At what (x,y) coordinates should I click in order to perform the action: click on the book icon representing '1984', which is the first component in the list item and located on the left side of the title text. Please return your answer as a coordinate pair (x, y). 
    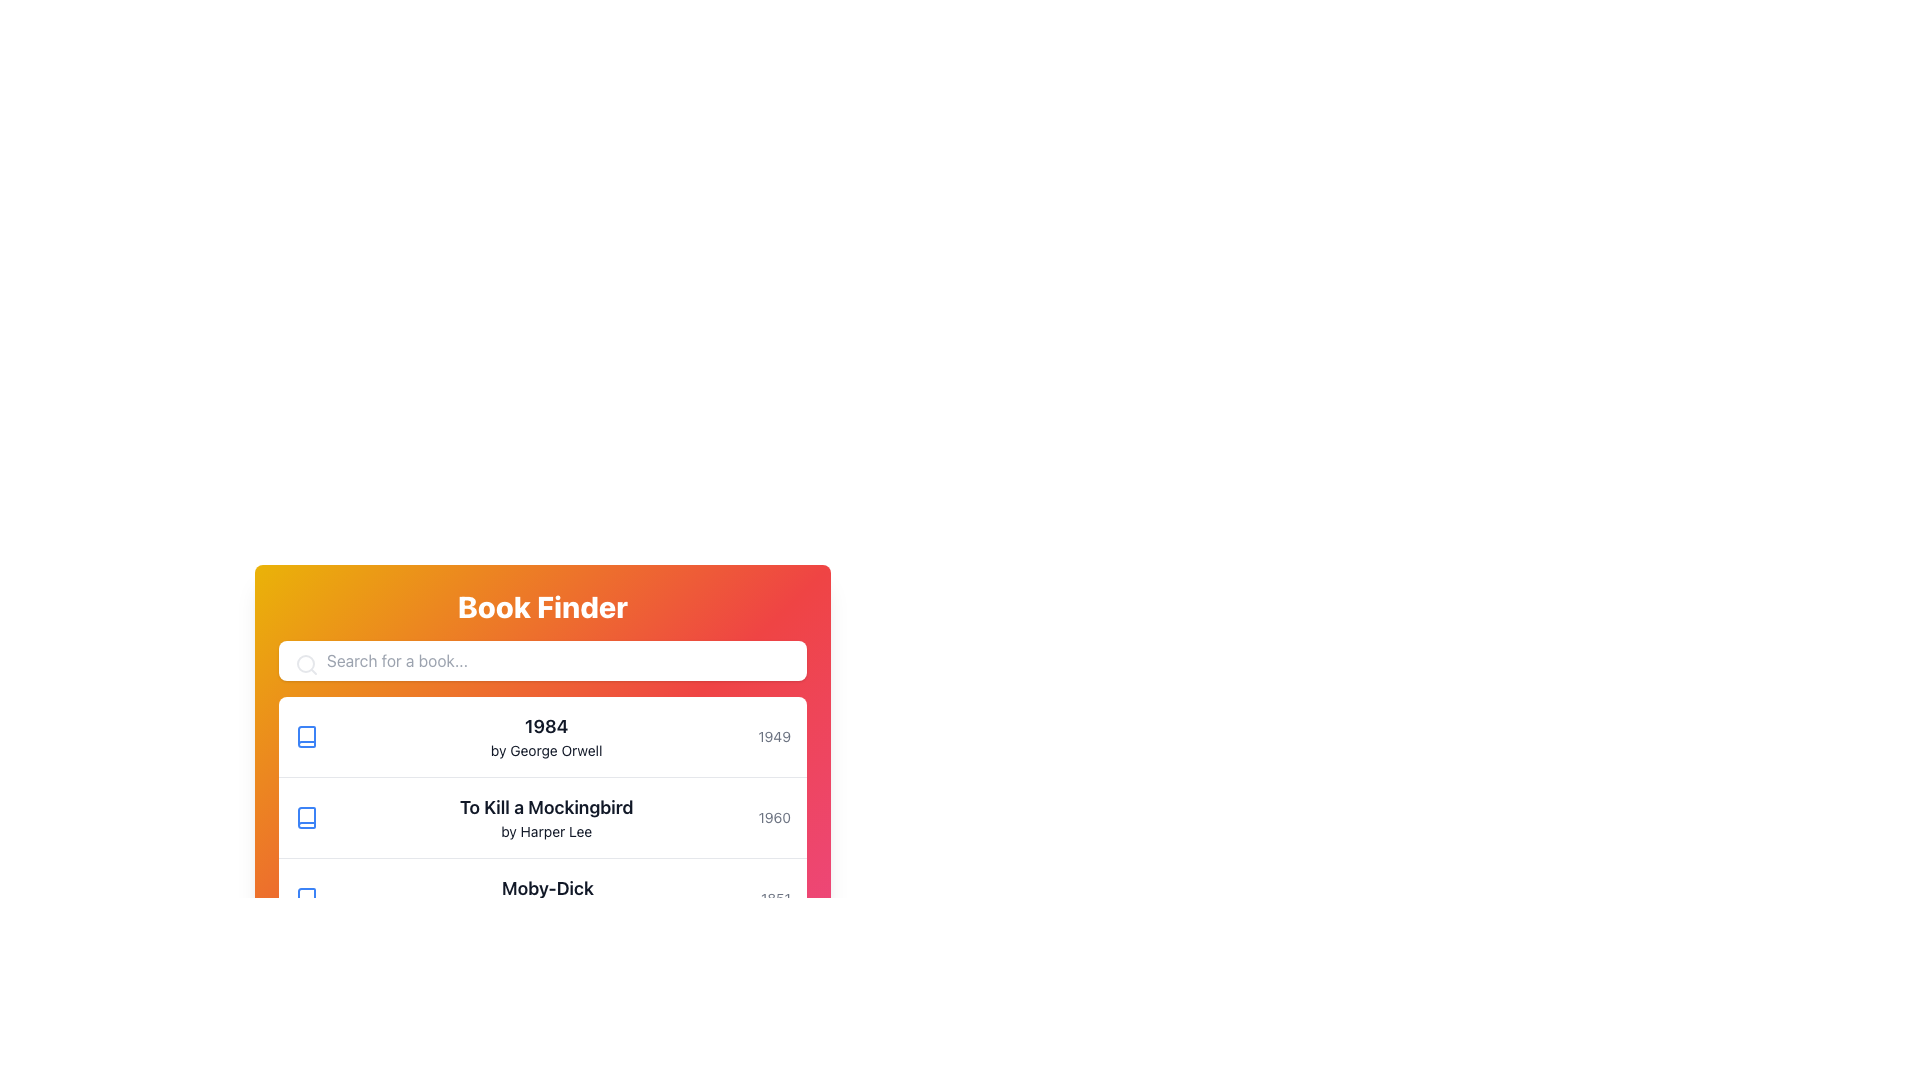
    Looking at the image, I should click on (306, 736).